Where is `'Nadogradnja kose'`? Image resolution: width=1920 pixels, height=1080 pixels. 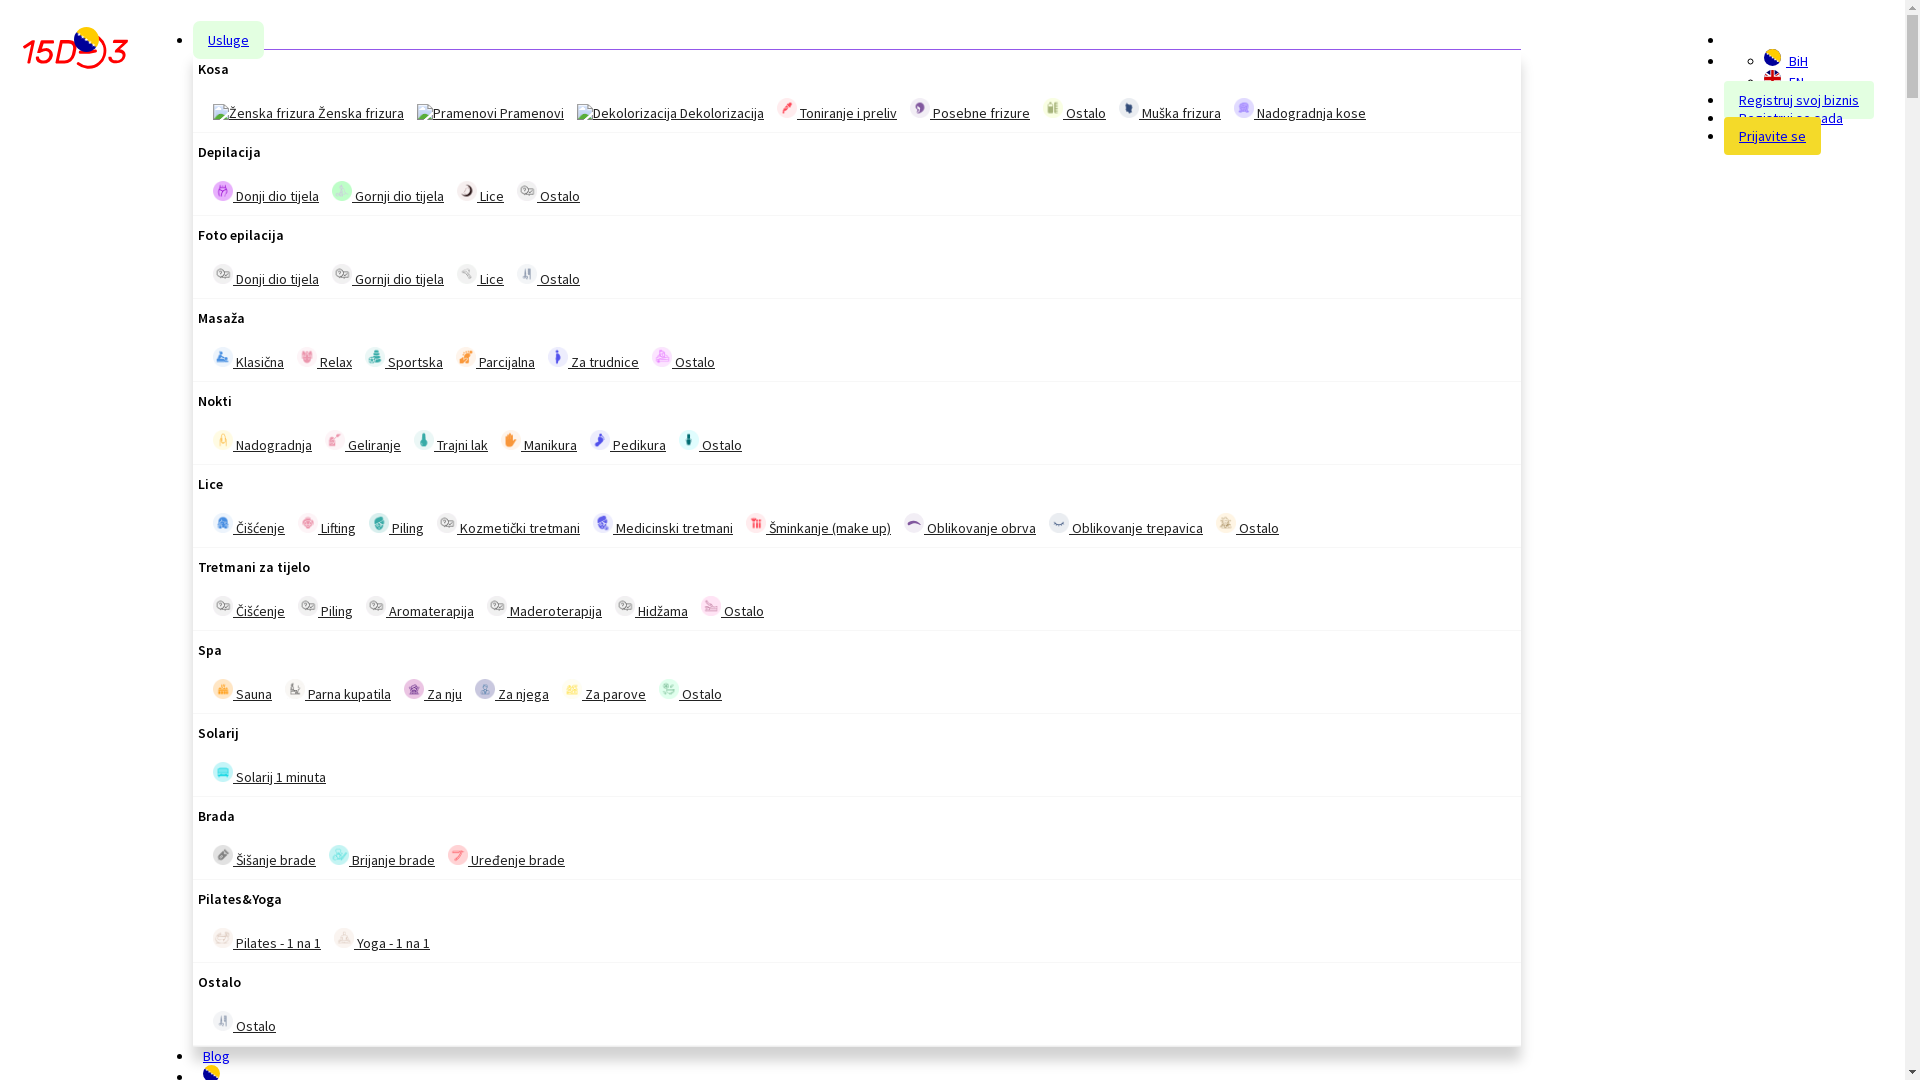
'Nadogradnja kose' is located at coordinates (1300, 110).